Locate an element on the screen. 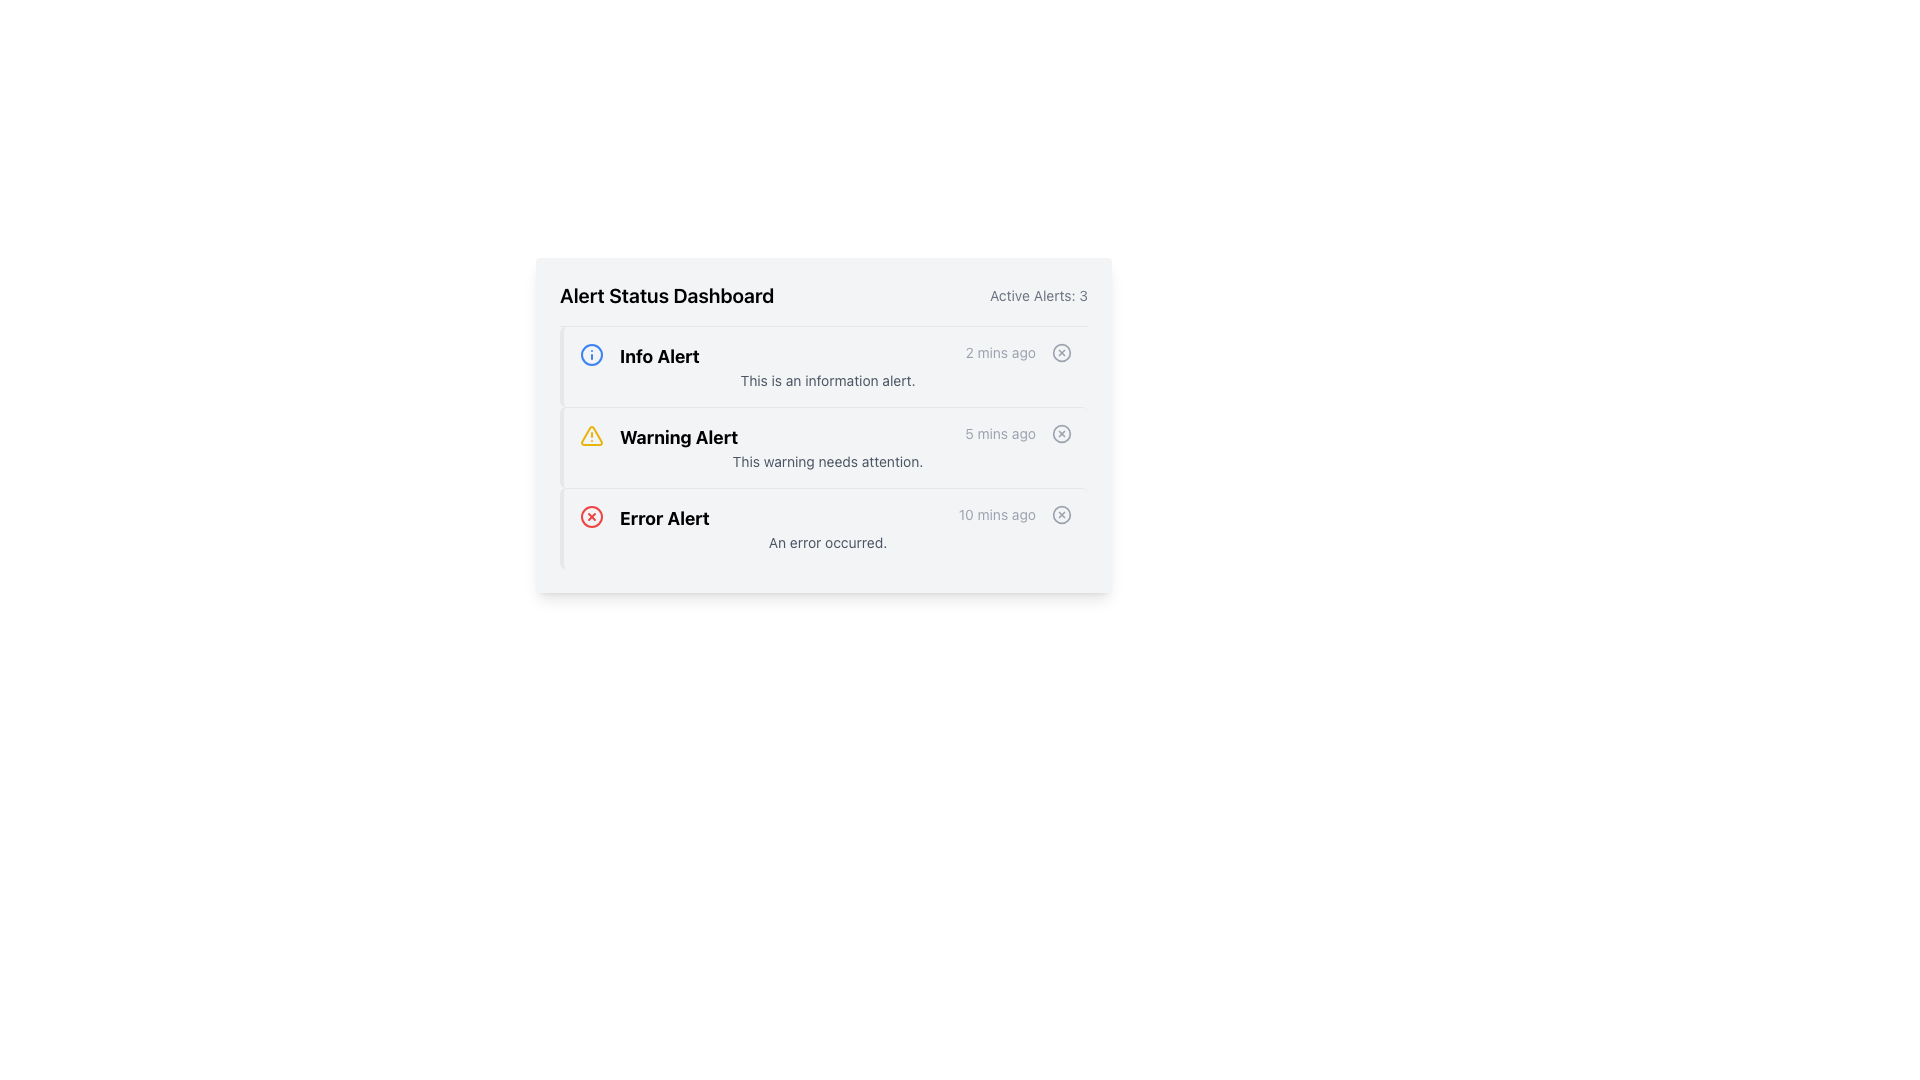  the non-interactive text label that provides clarifying information about the 'Info Alert', located below the 'Info Alert' text and above the horizontal separator line is located at coordinates (828, 381).